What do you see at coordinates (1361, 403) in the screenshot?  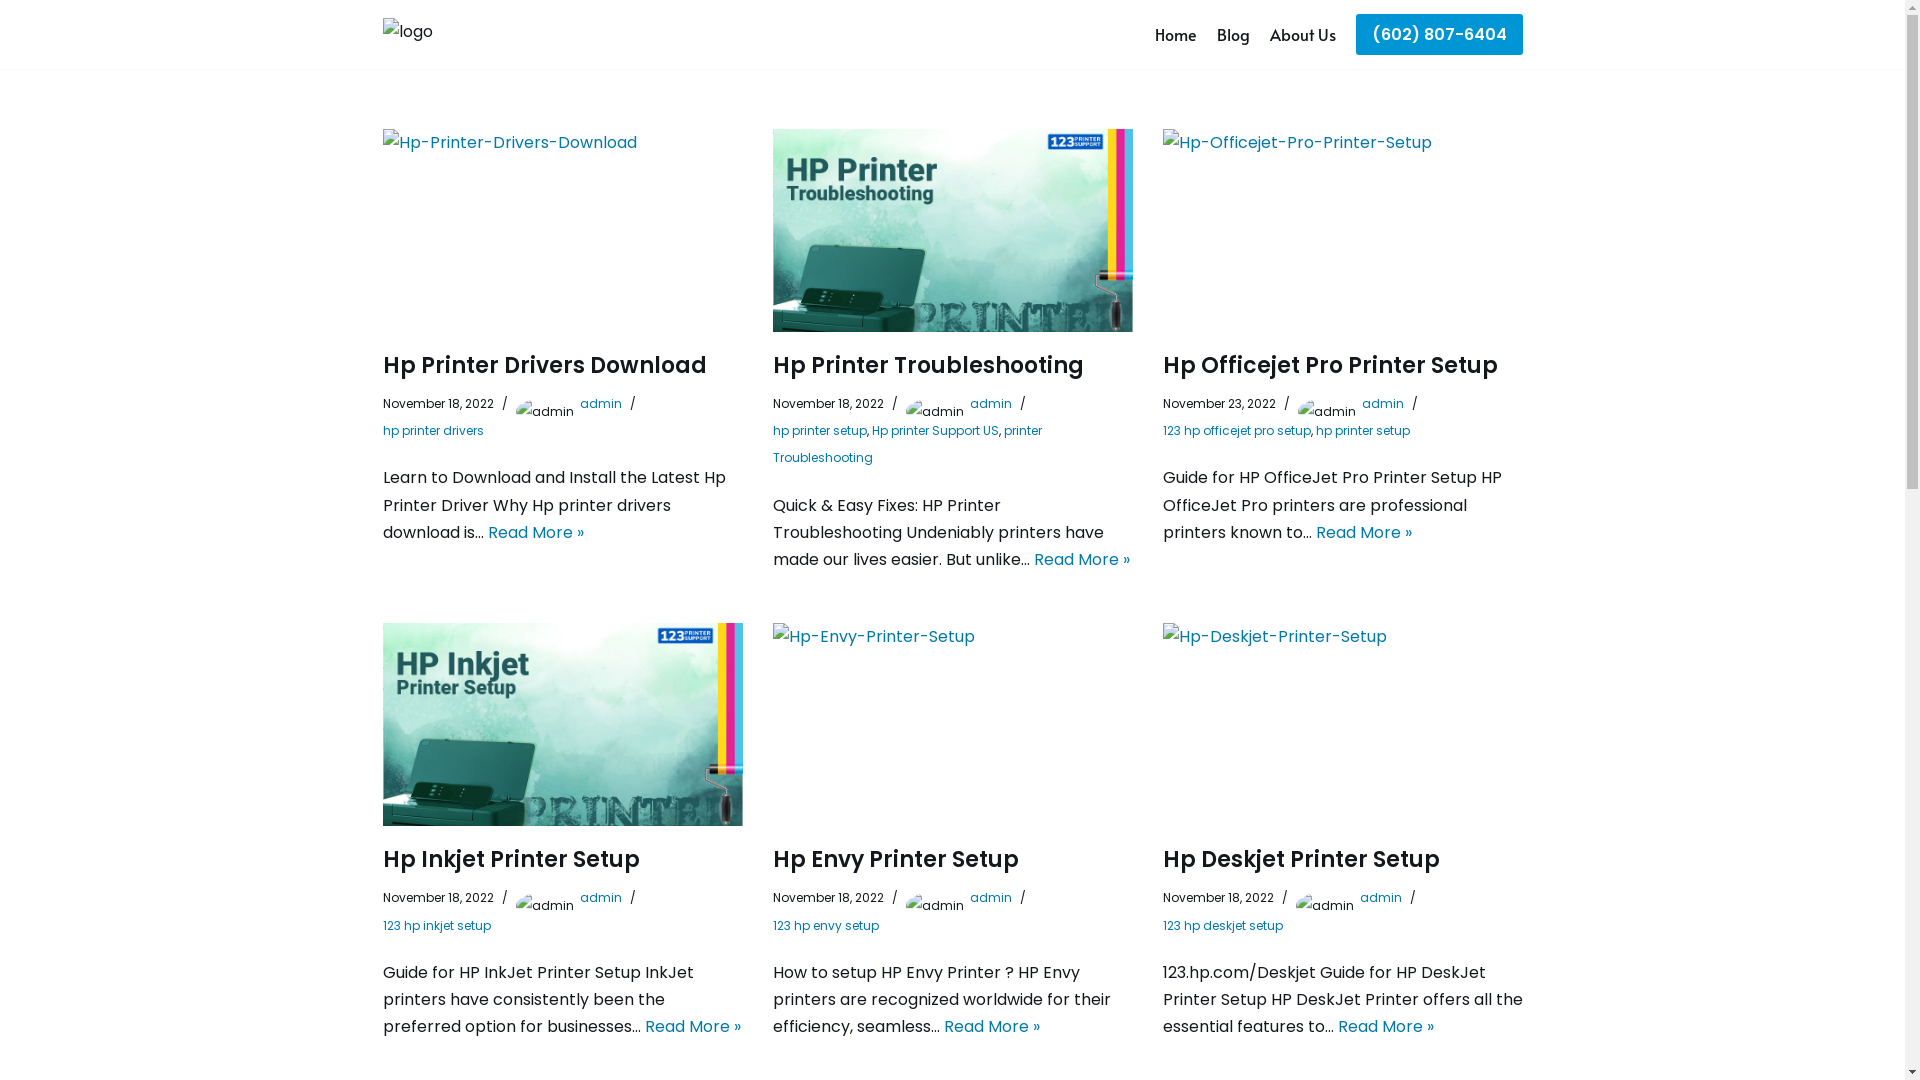 I see `'admin'` at bounding box center [1361, 403].